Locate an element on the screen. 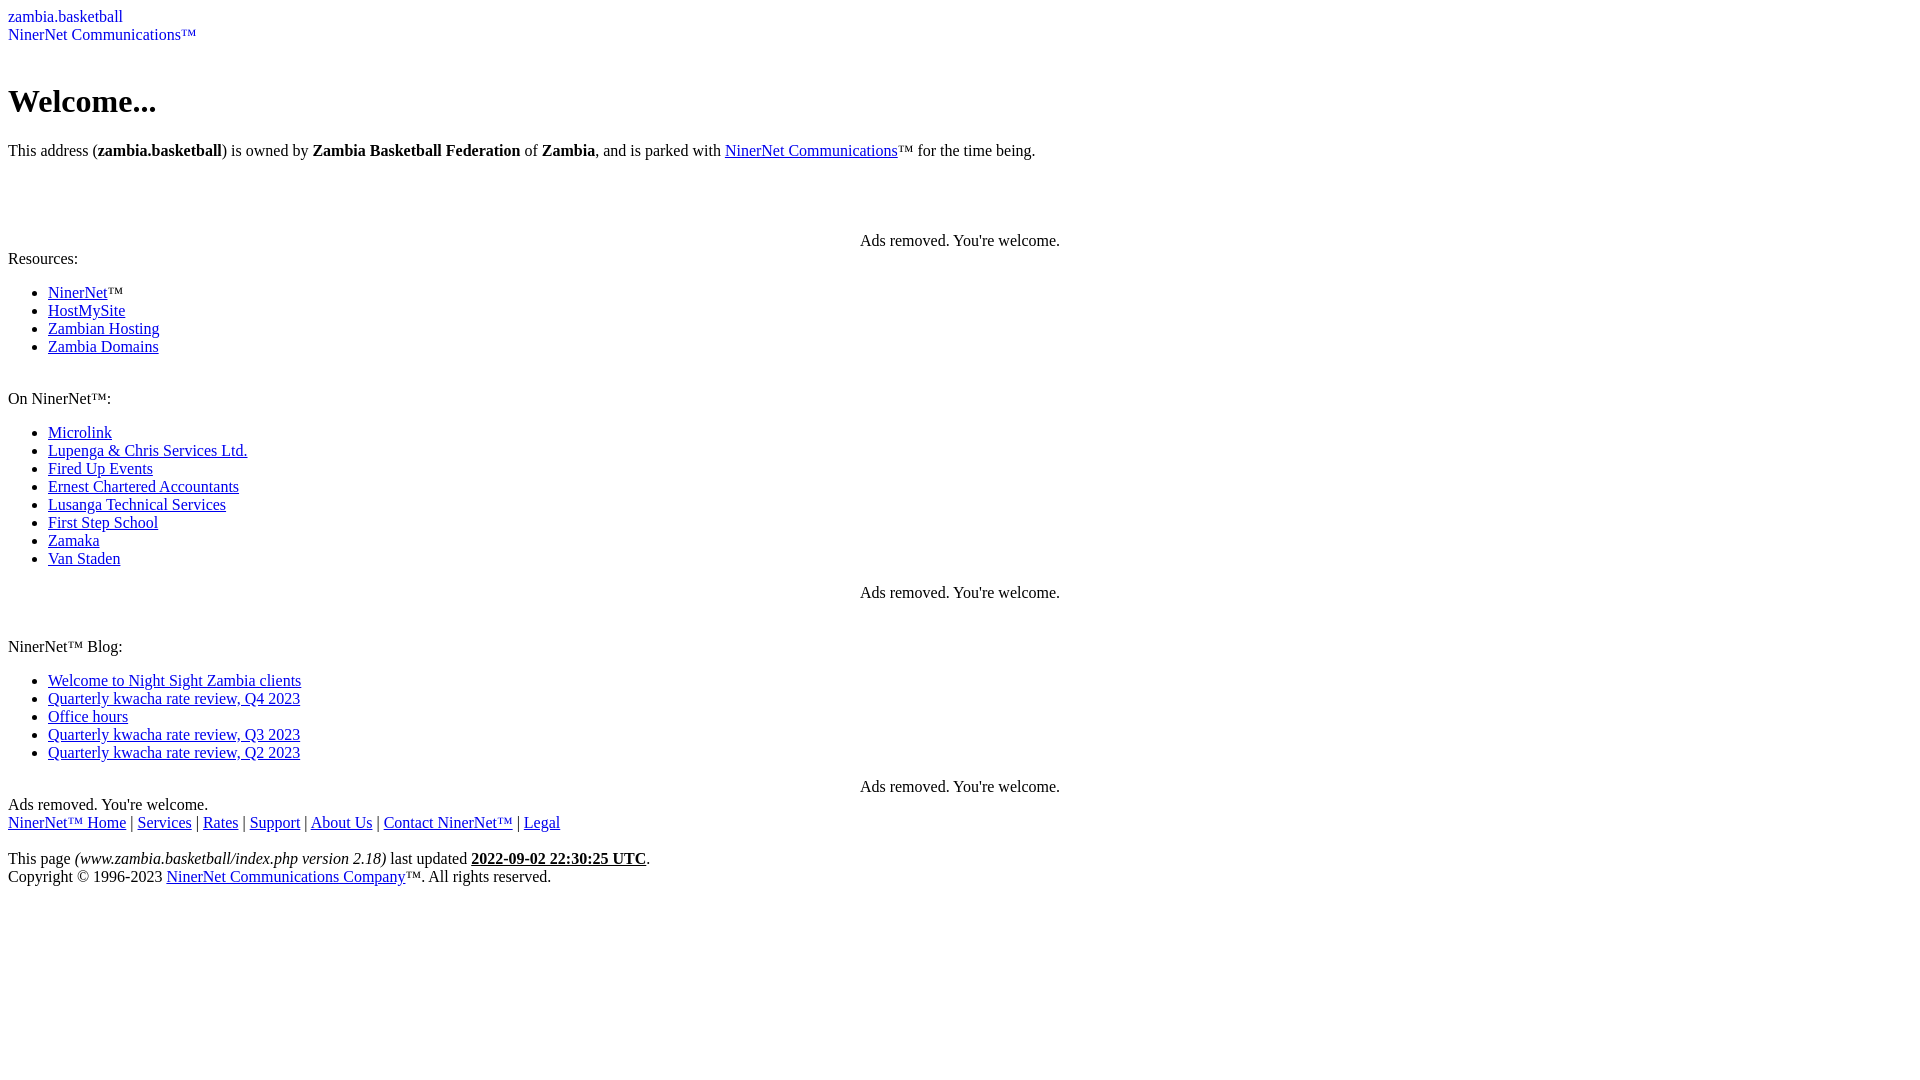 Image resolution: width=1920 pixels, height=1080 pixels. 'Microlink' is located at coordinates (80, 431).